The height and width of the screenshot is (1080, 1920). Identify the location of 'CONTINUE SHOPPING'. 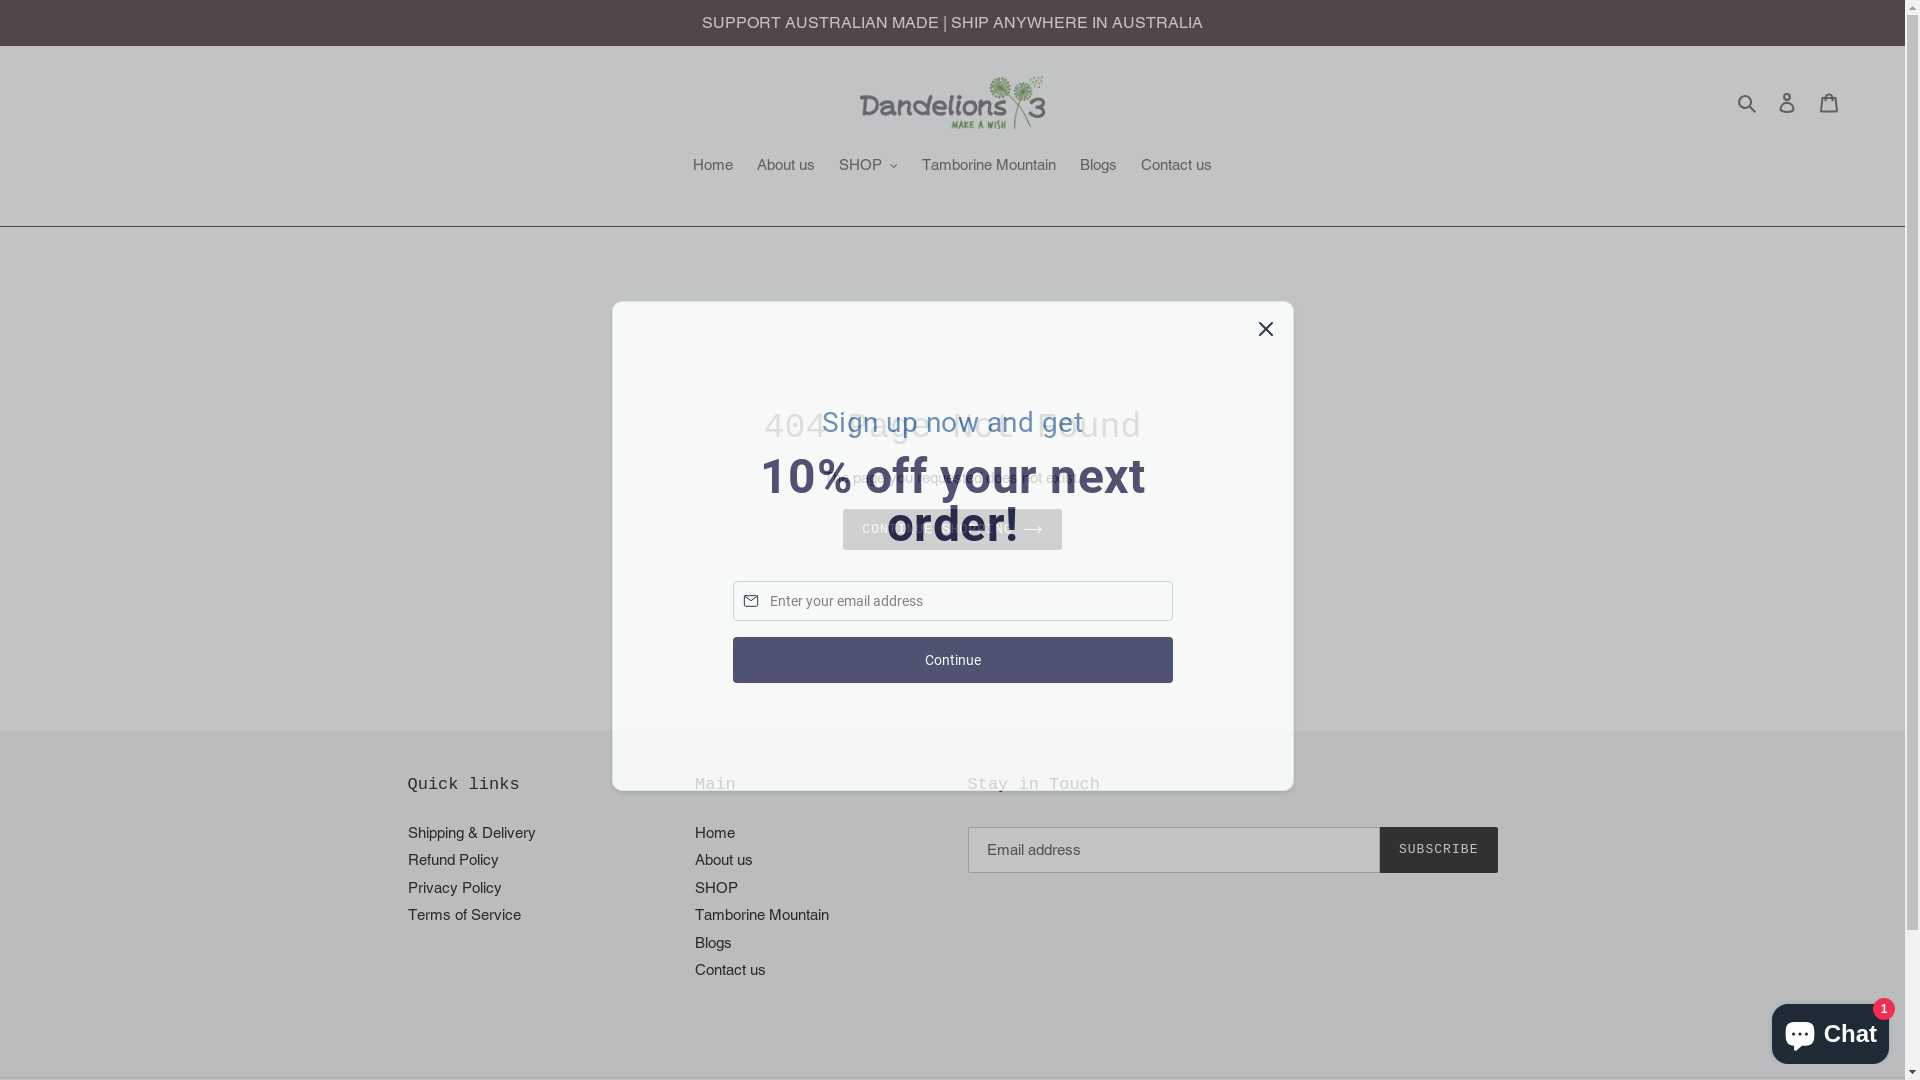
(843, 528).